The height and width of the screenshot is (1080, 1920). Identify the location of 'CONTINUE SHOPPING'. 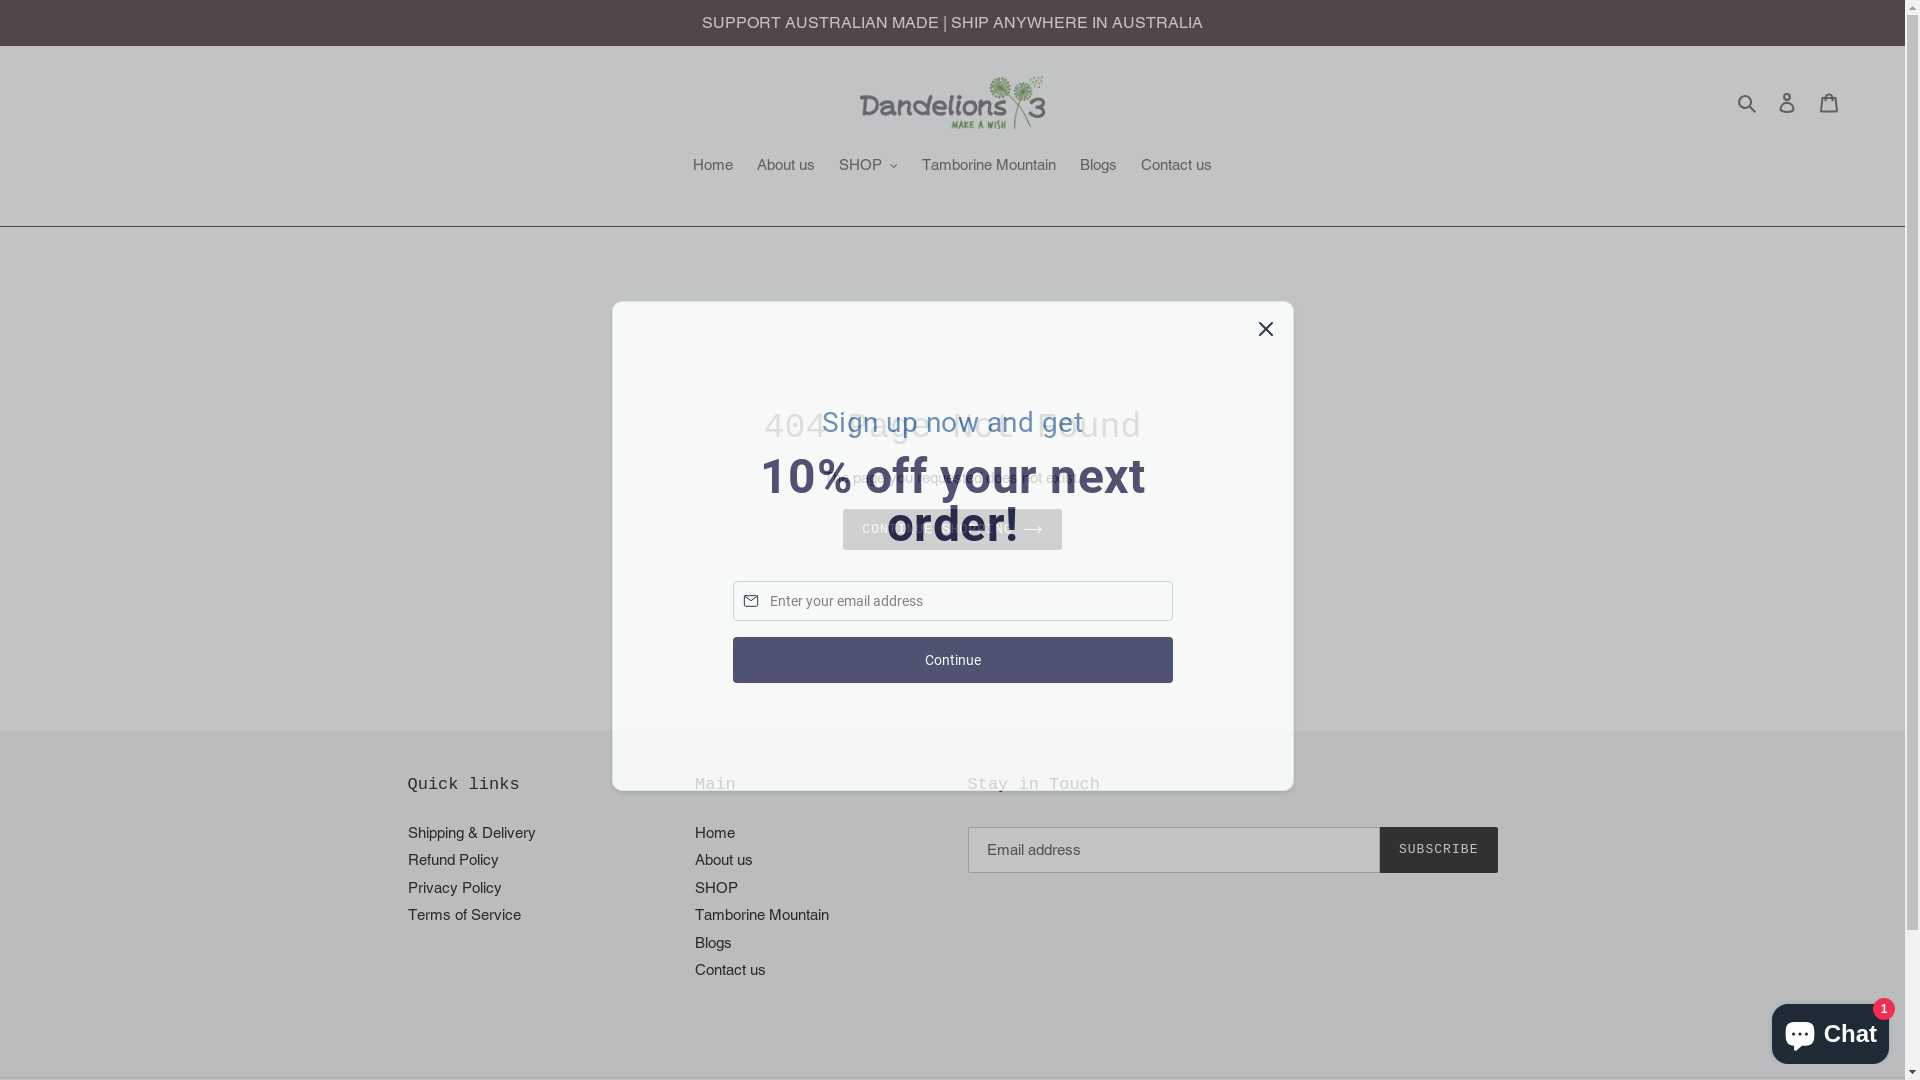
(843, 528).